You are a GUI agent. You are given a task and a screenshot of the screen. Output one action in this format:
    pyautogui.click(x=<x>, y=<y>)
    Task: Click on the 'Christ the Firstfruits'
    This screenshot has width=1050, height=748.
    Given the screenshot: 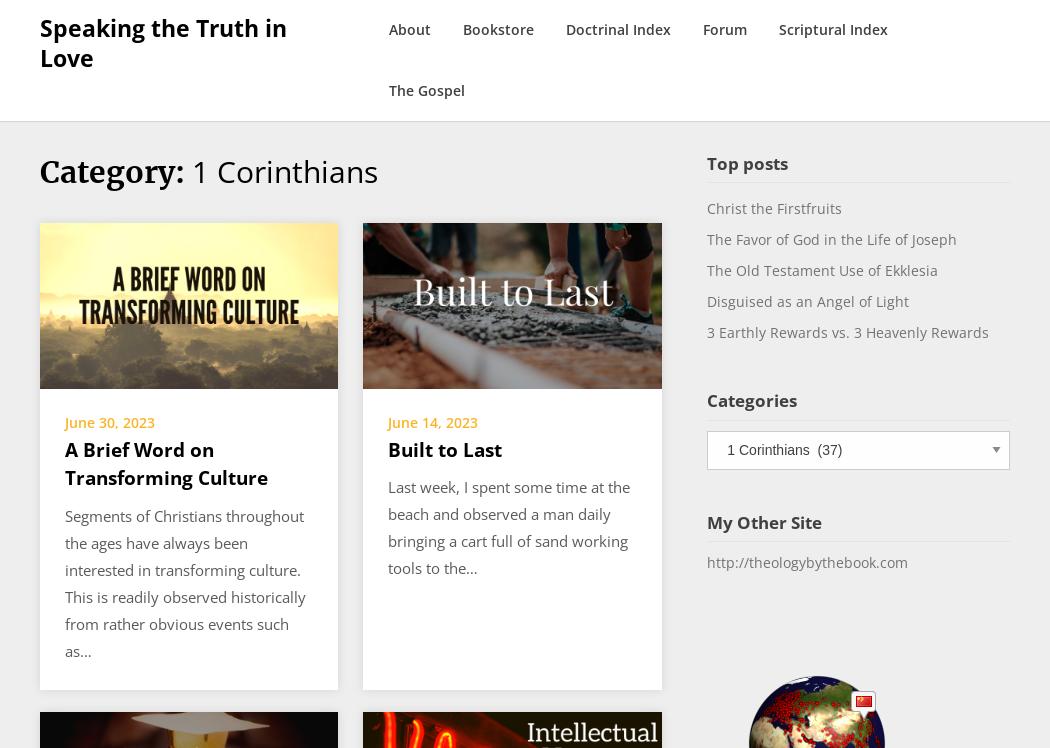 What is the action you would take?
    pyautogui.click(x=773, y=208)
    